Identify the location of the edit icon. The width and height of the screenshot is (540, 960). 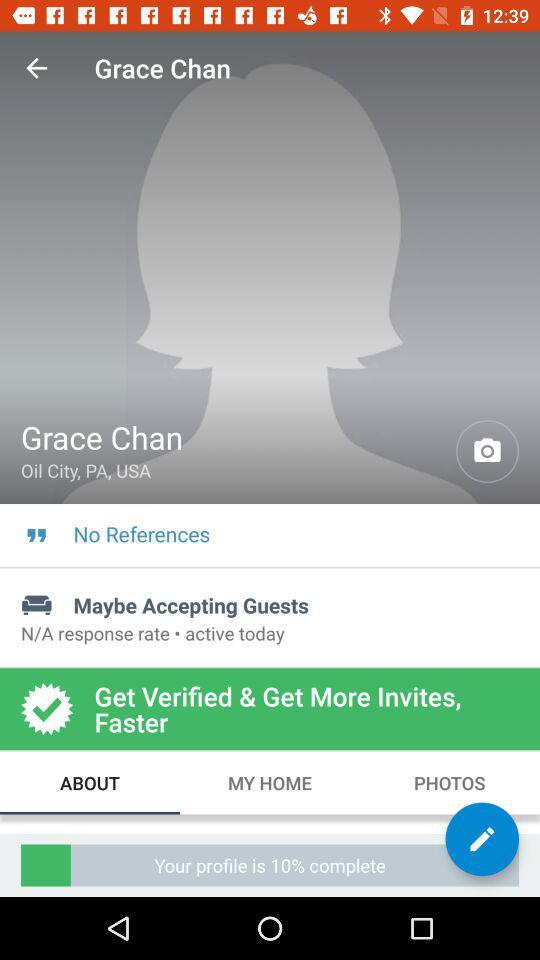
(481, 839).